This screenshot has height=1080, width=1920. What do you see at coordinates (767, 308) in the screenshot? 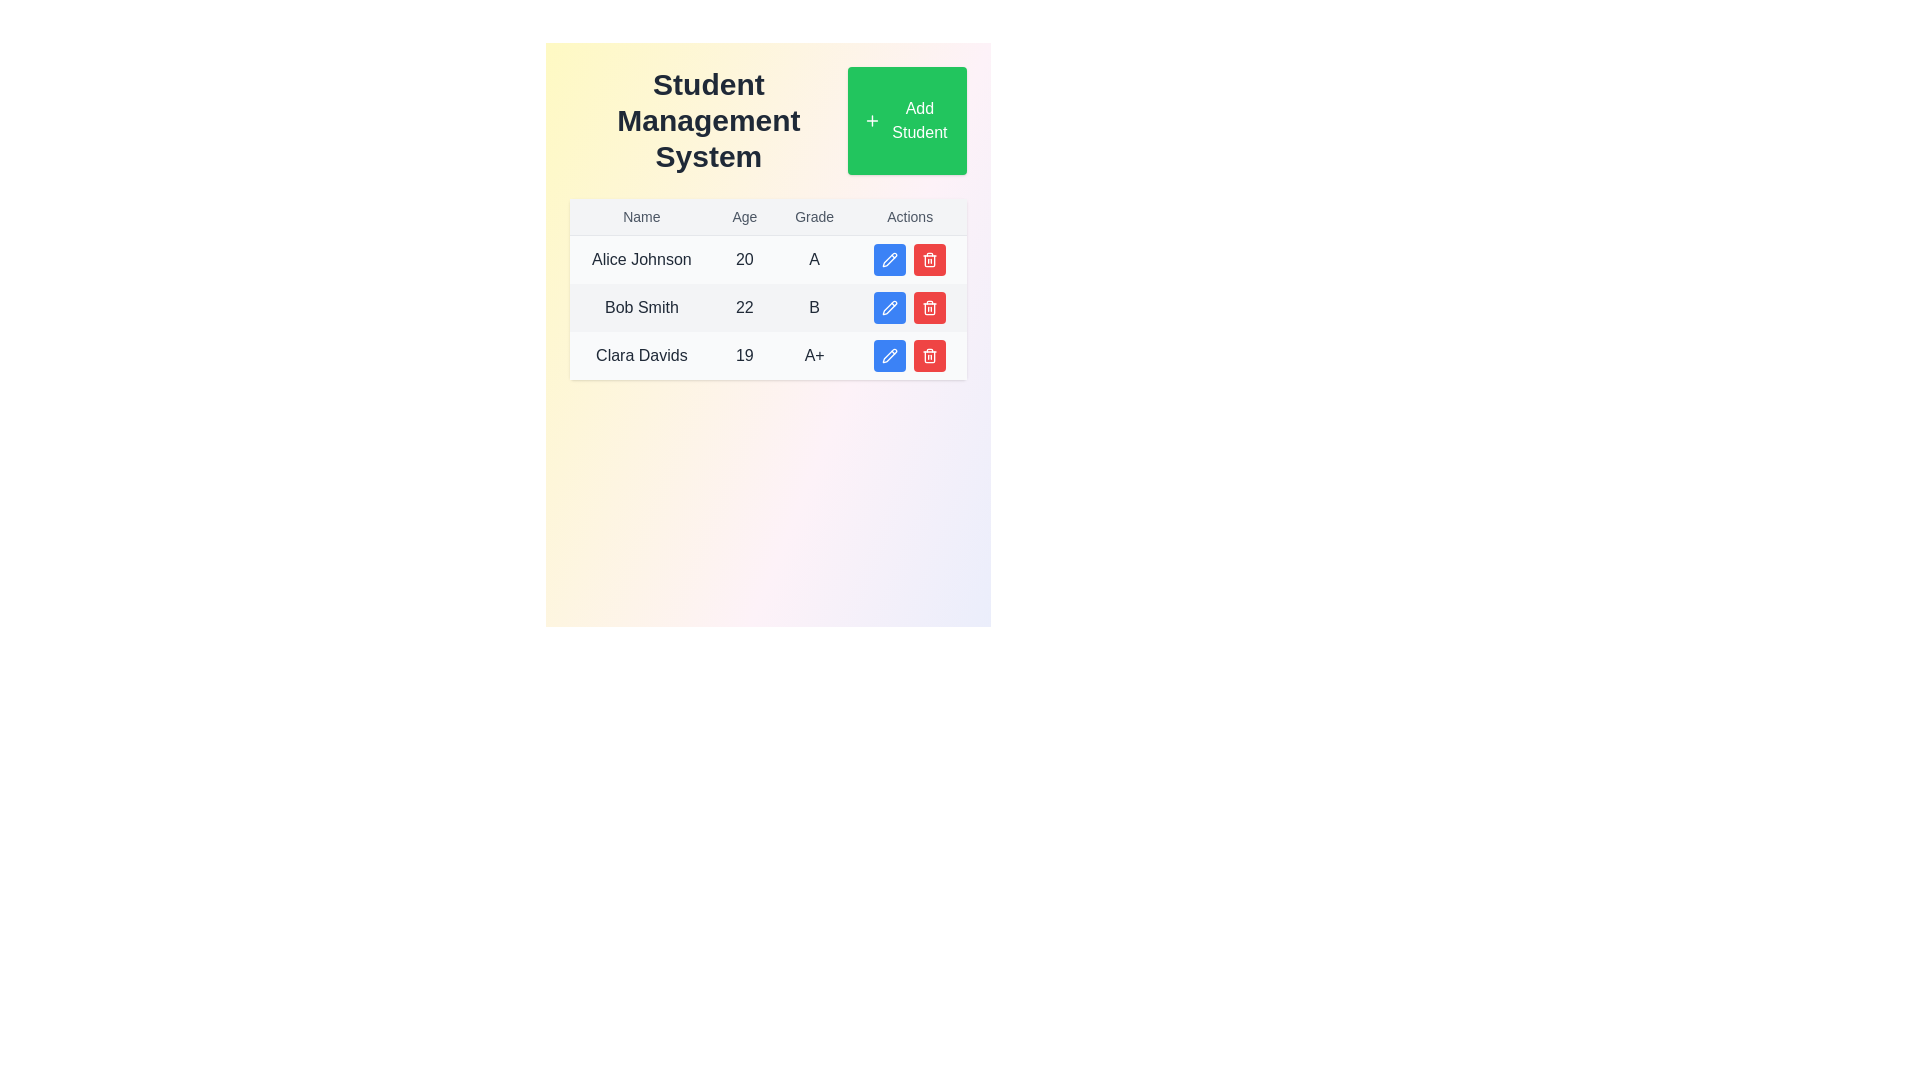
I see `the second row of the data table that presents the personal information of 'Bob Smith' to trigger further details view` at bounding box center [767, 308].